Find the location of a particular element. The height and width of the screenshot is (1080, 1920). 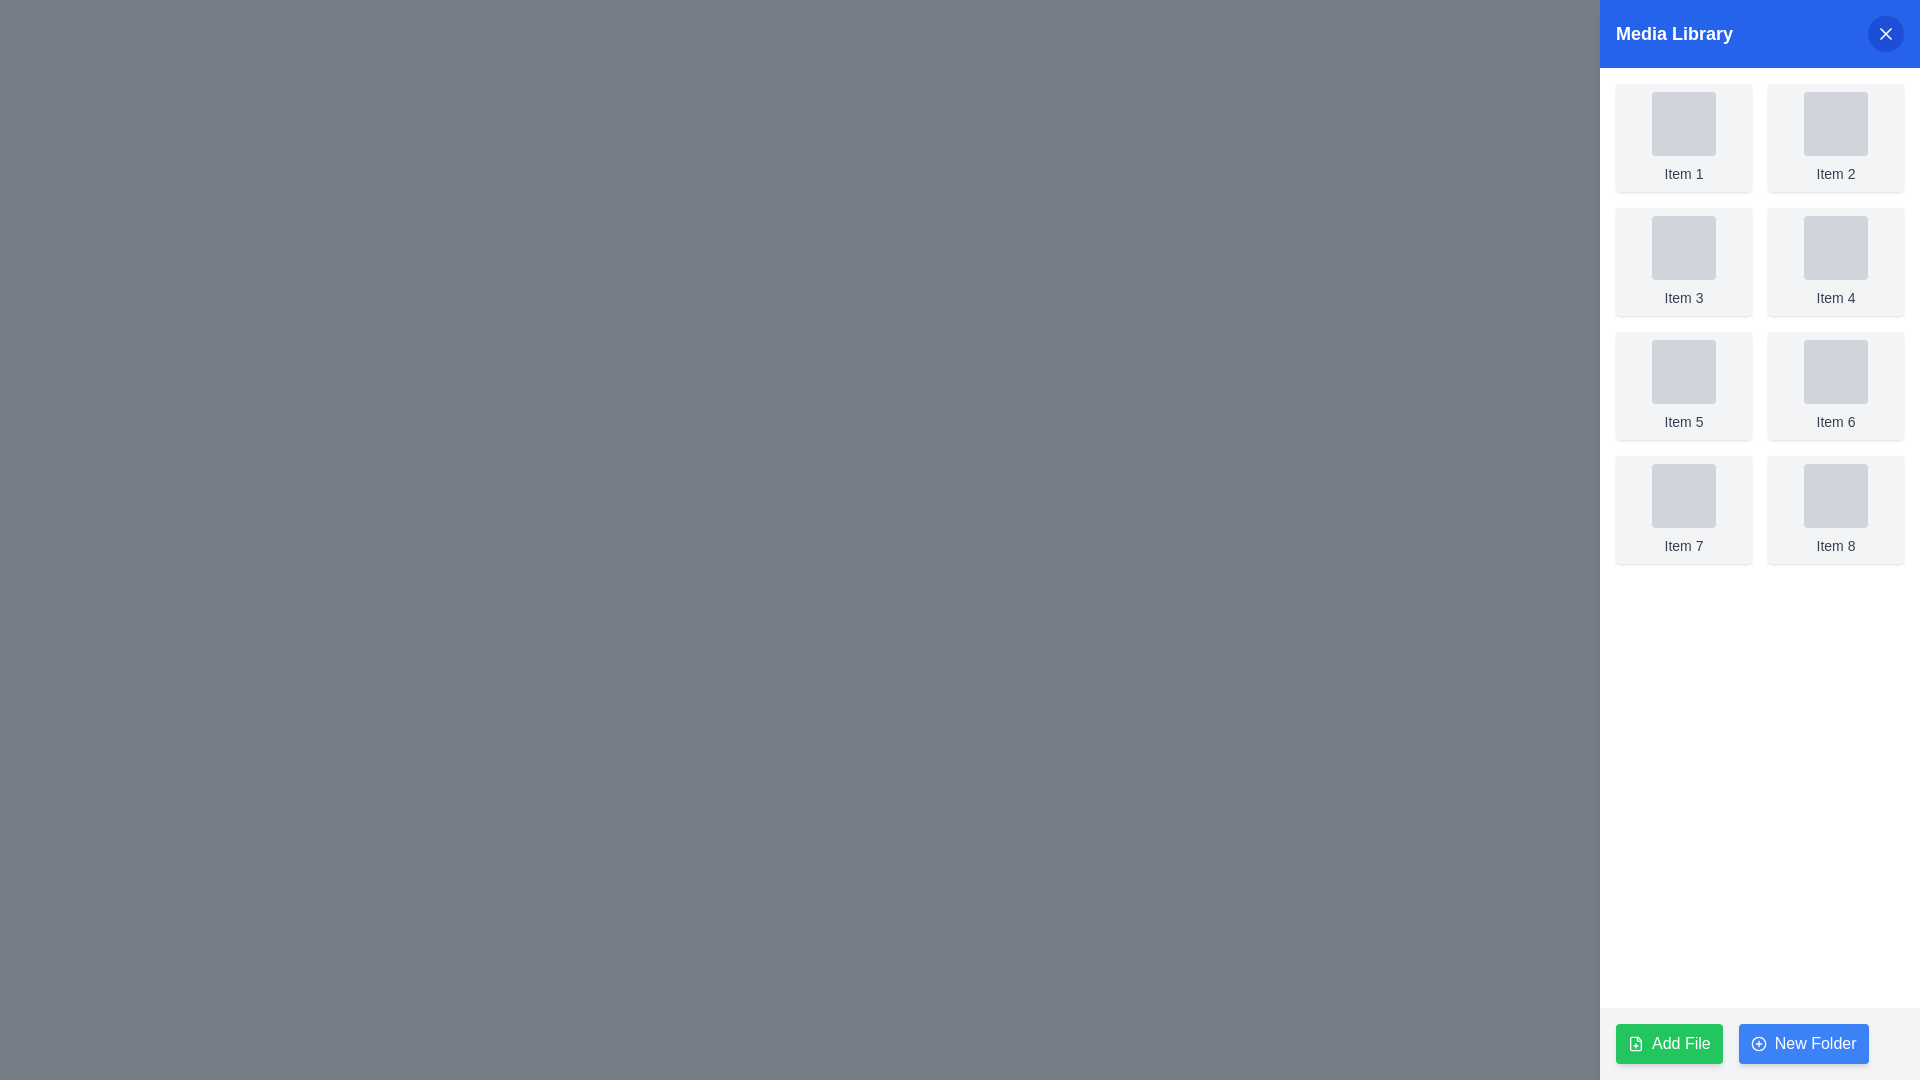

the close button ("X" icon) located at the top-right corner of the media library panel is located at coordinates (1885, 34).